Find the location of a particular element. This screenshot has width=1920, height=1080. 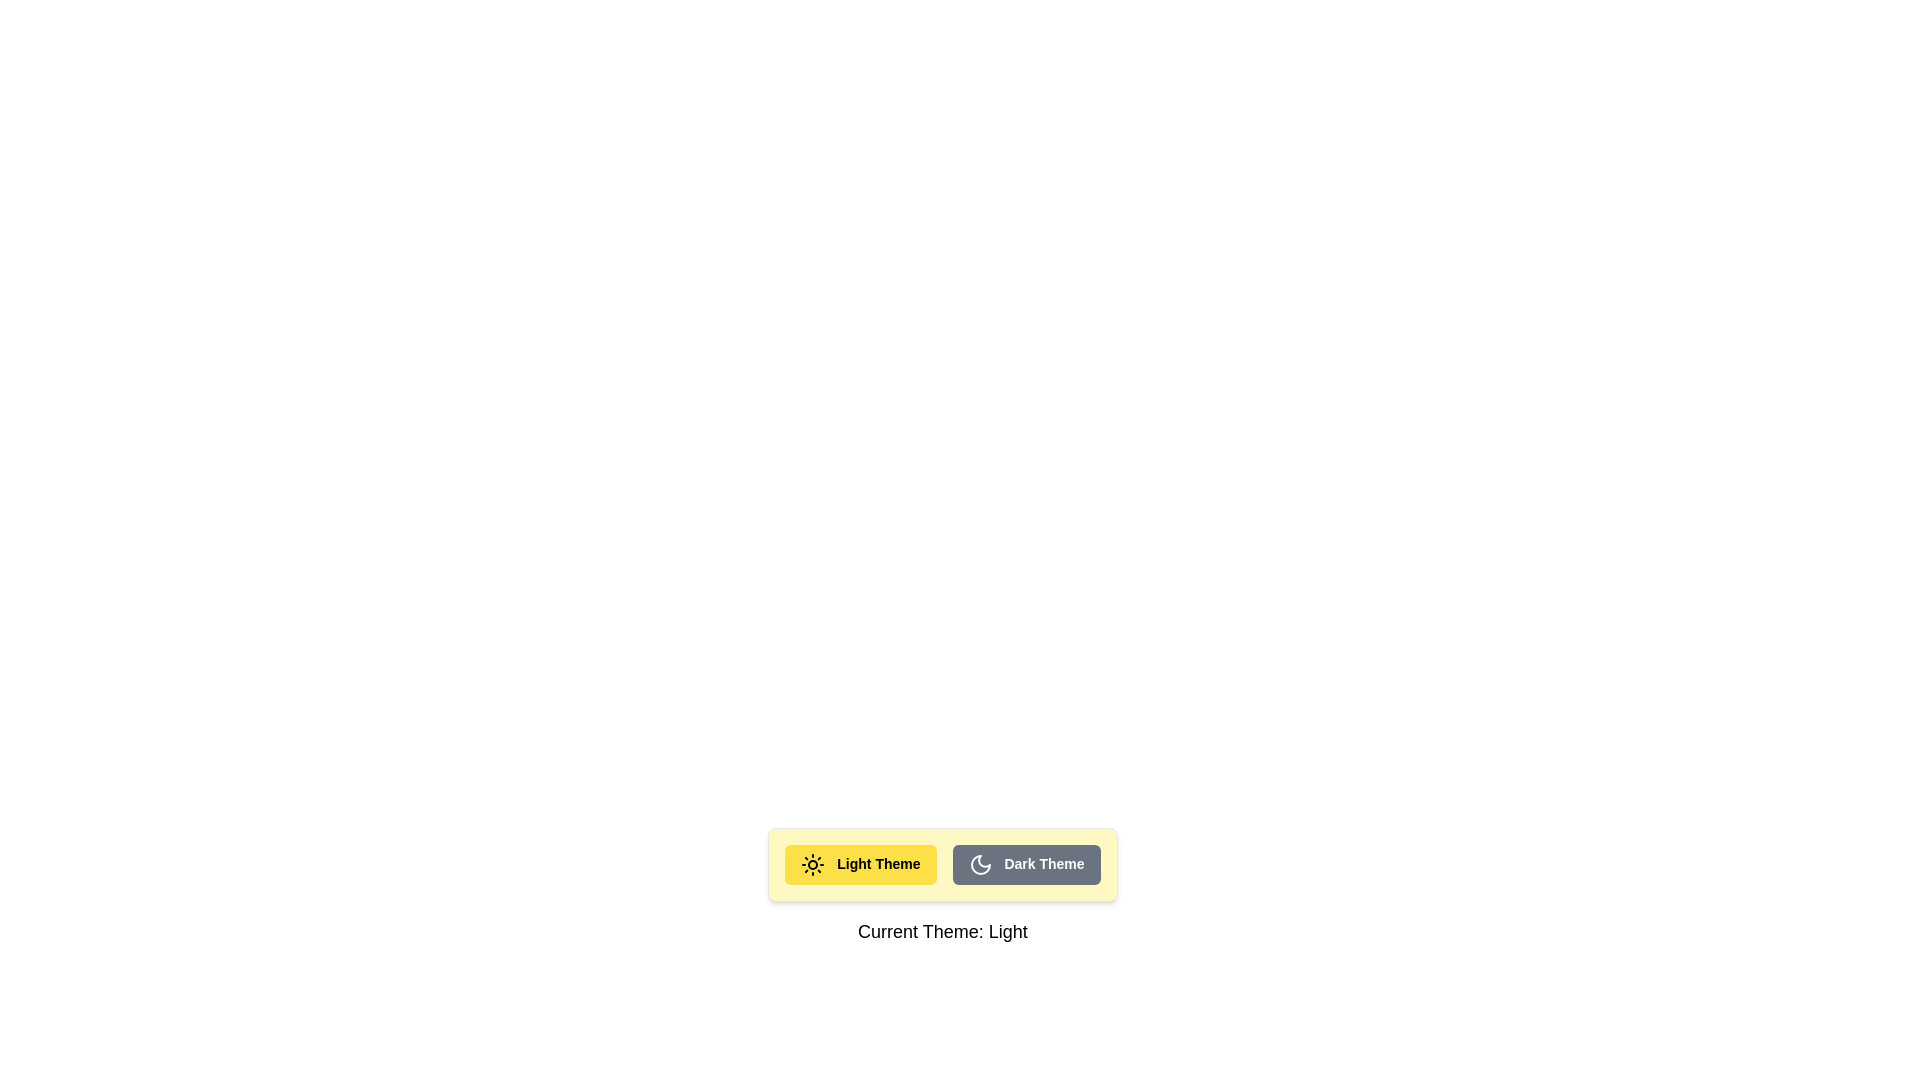

the 'Dark Theme' icon, which is located to the left of the 'Dark Theme' button in the theme selection interface is located at coordinates (980, 863).